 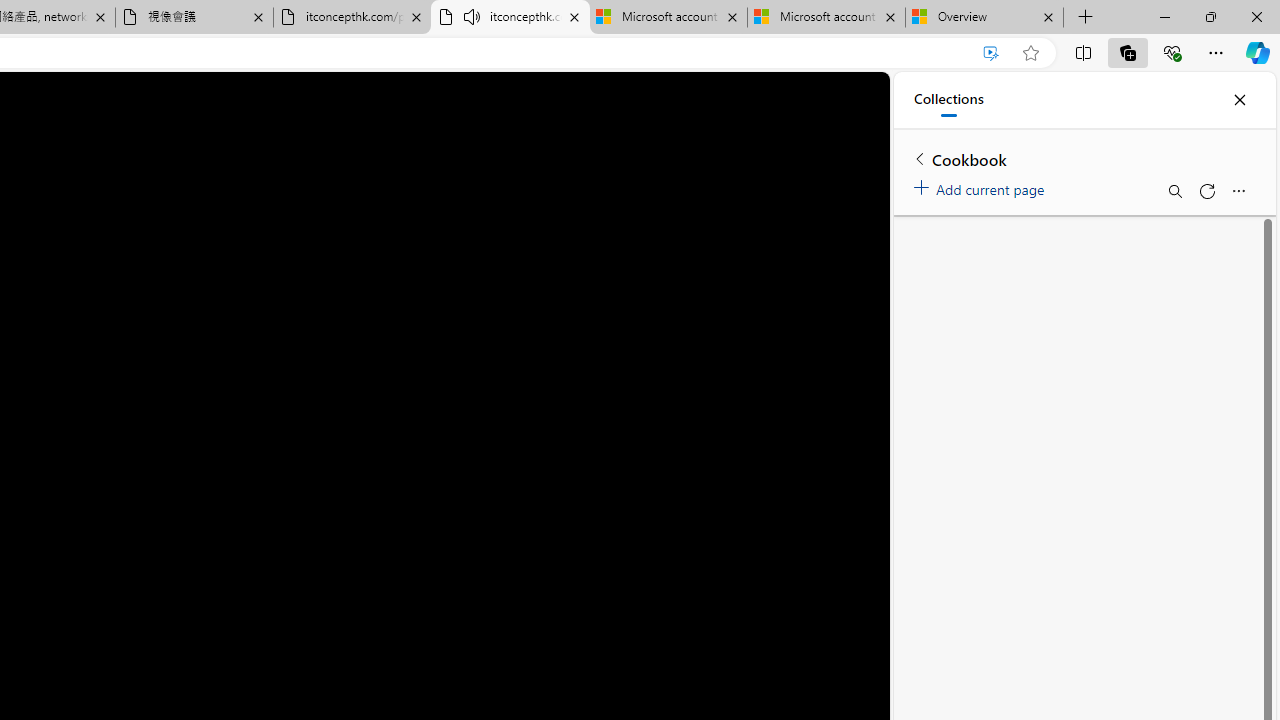 I want to click on 'Enhance video', so click(x=991, y=52).